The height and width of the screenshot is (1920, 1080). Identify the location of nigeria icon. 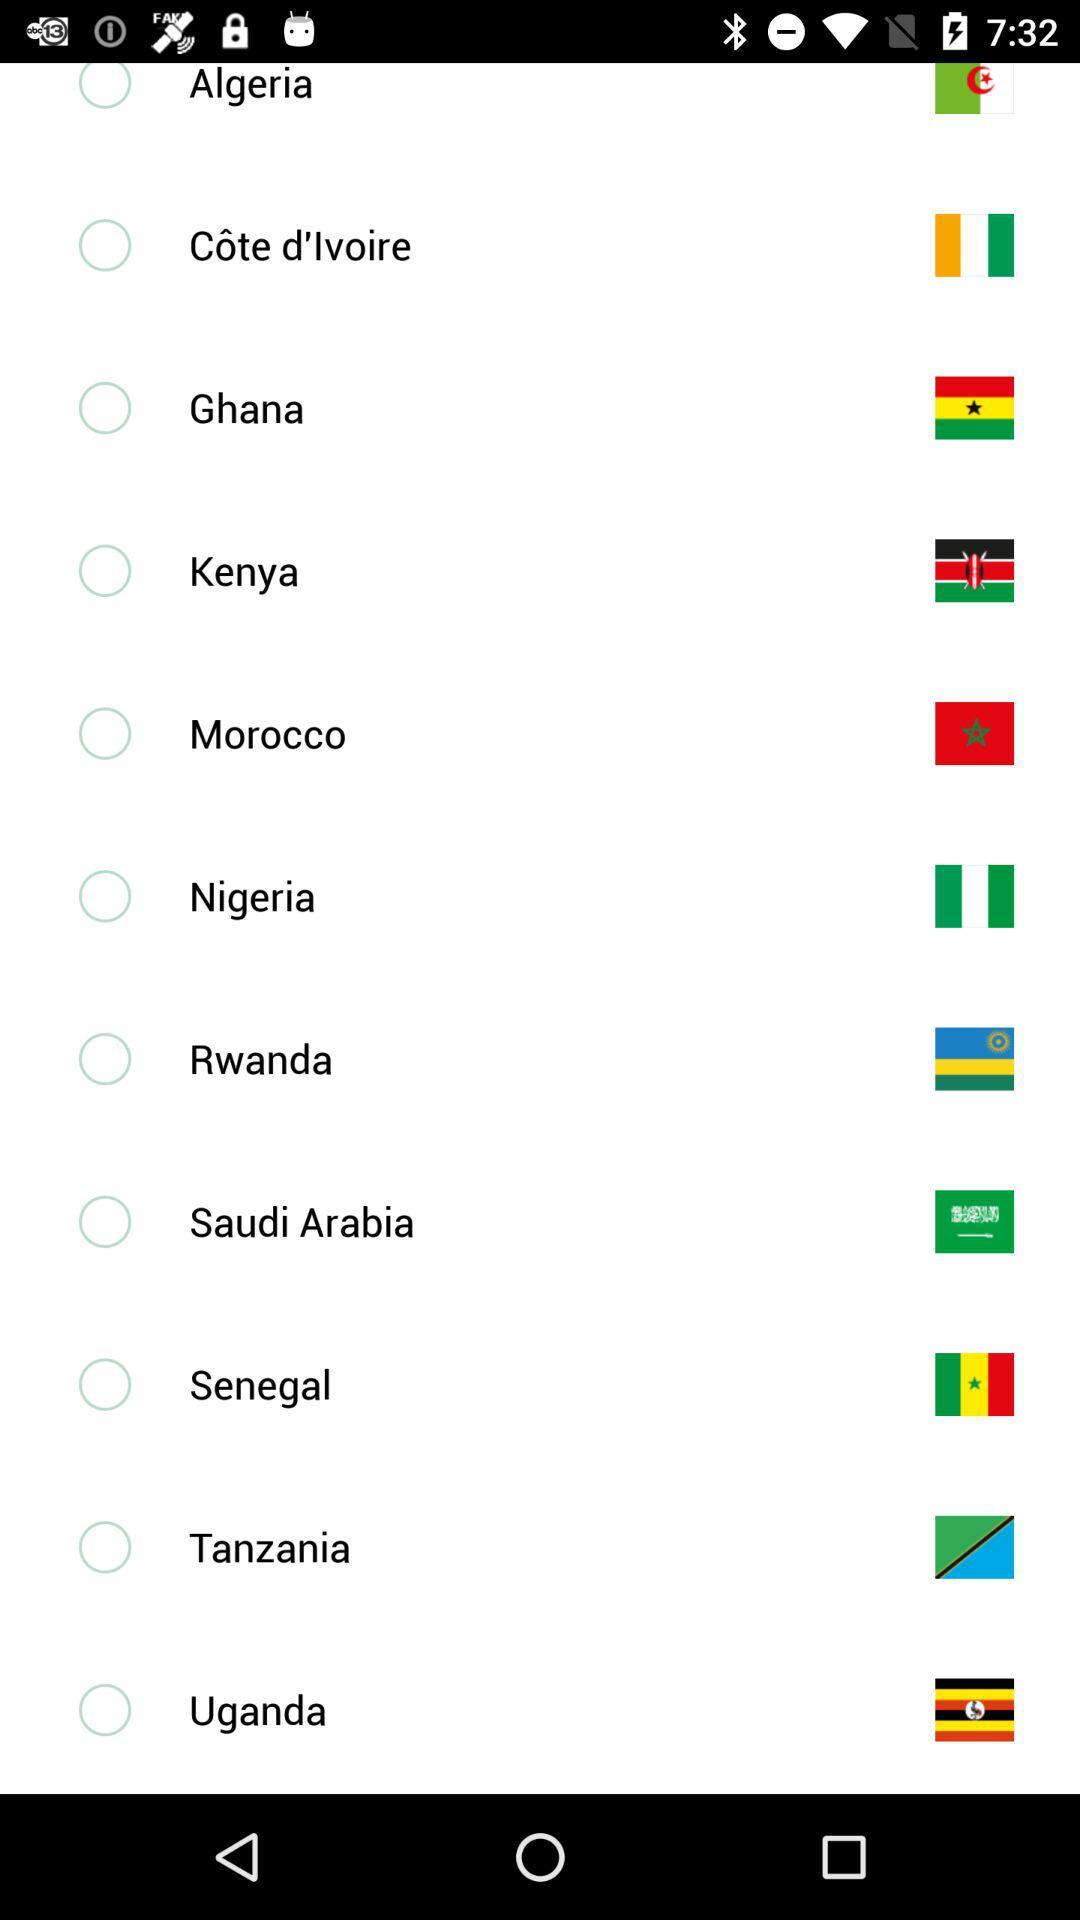
(528, 894).